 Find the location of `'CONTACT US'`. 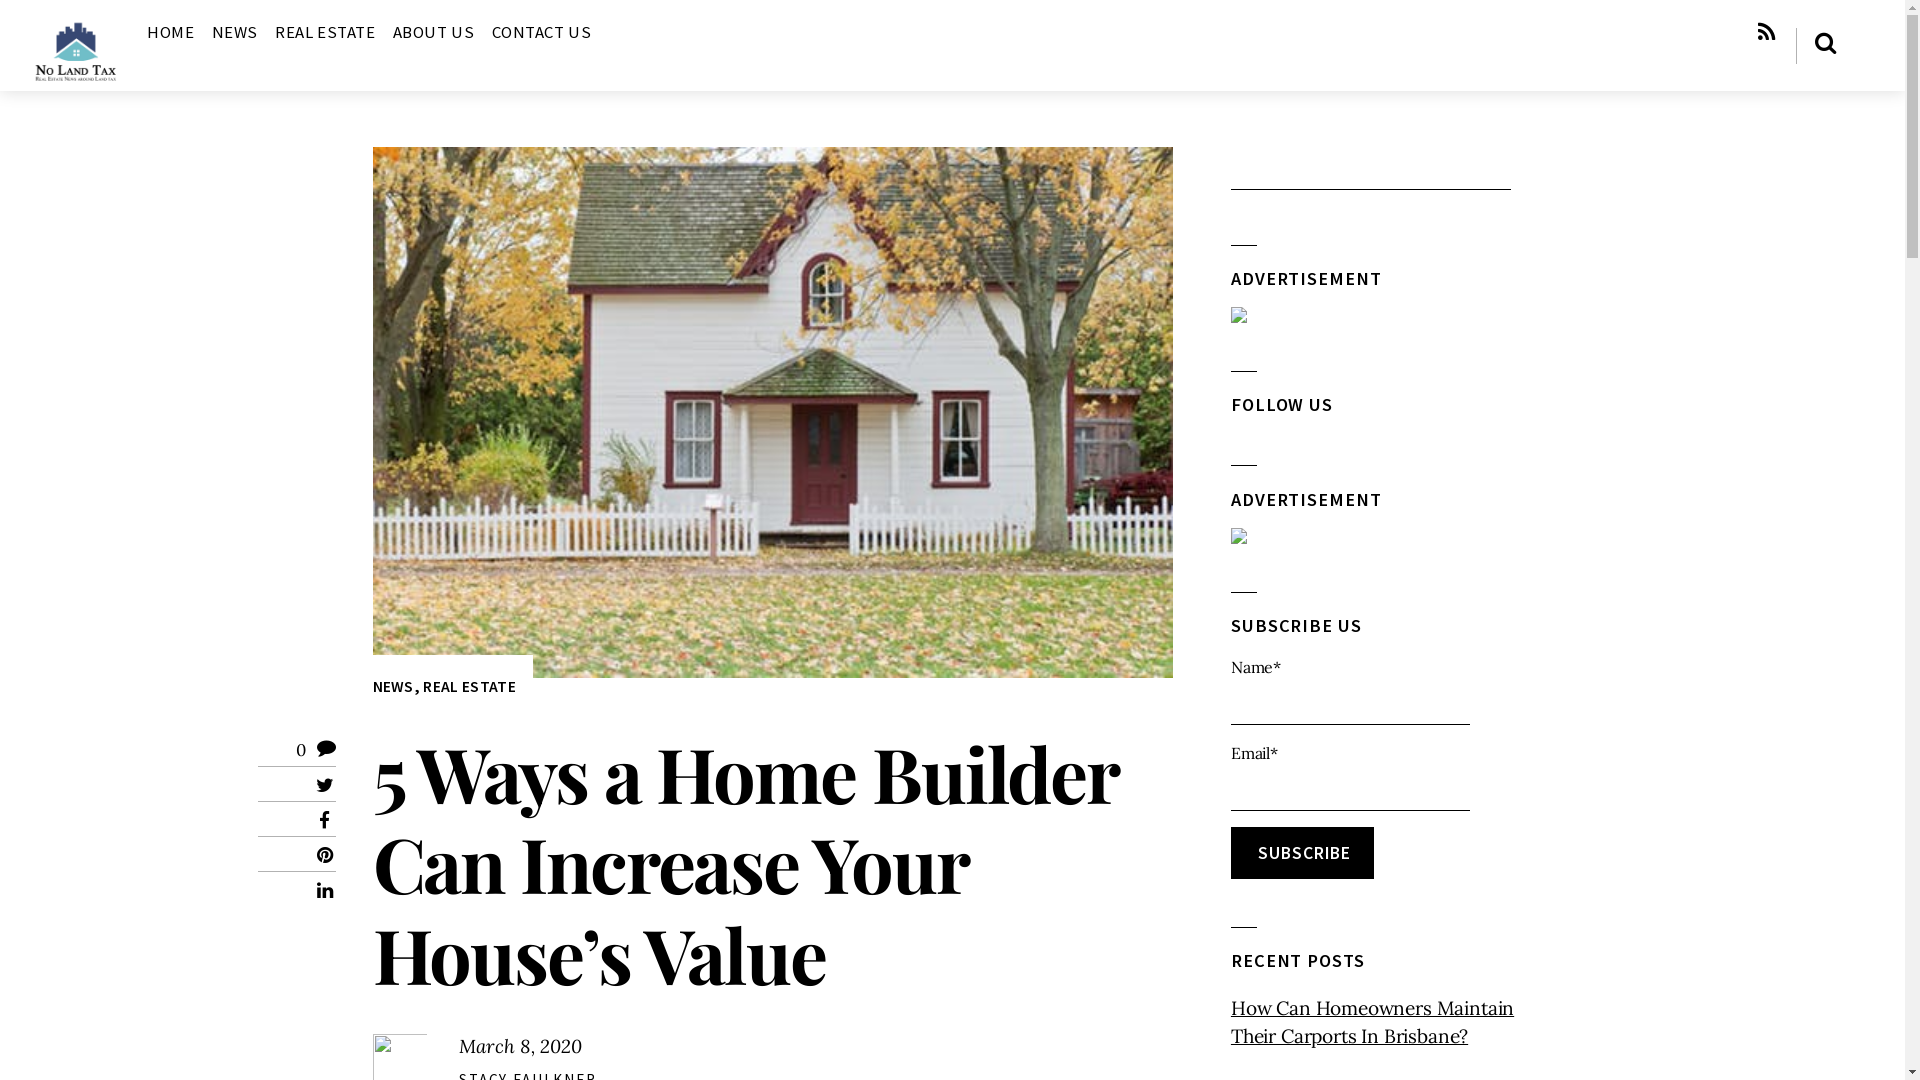

'CONTACT US' is located at coordinates (541, 32).